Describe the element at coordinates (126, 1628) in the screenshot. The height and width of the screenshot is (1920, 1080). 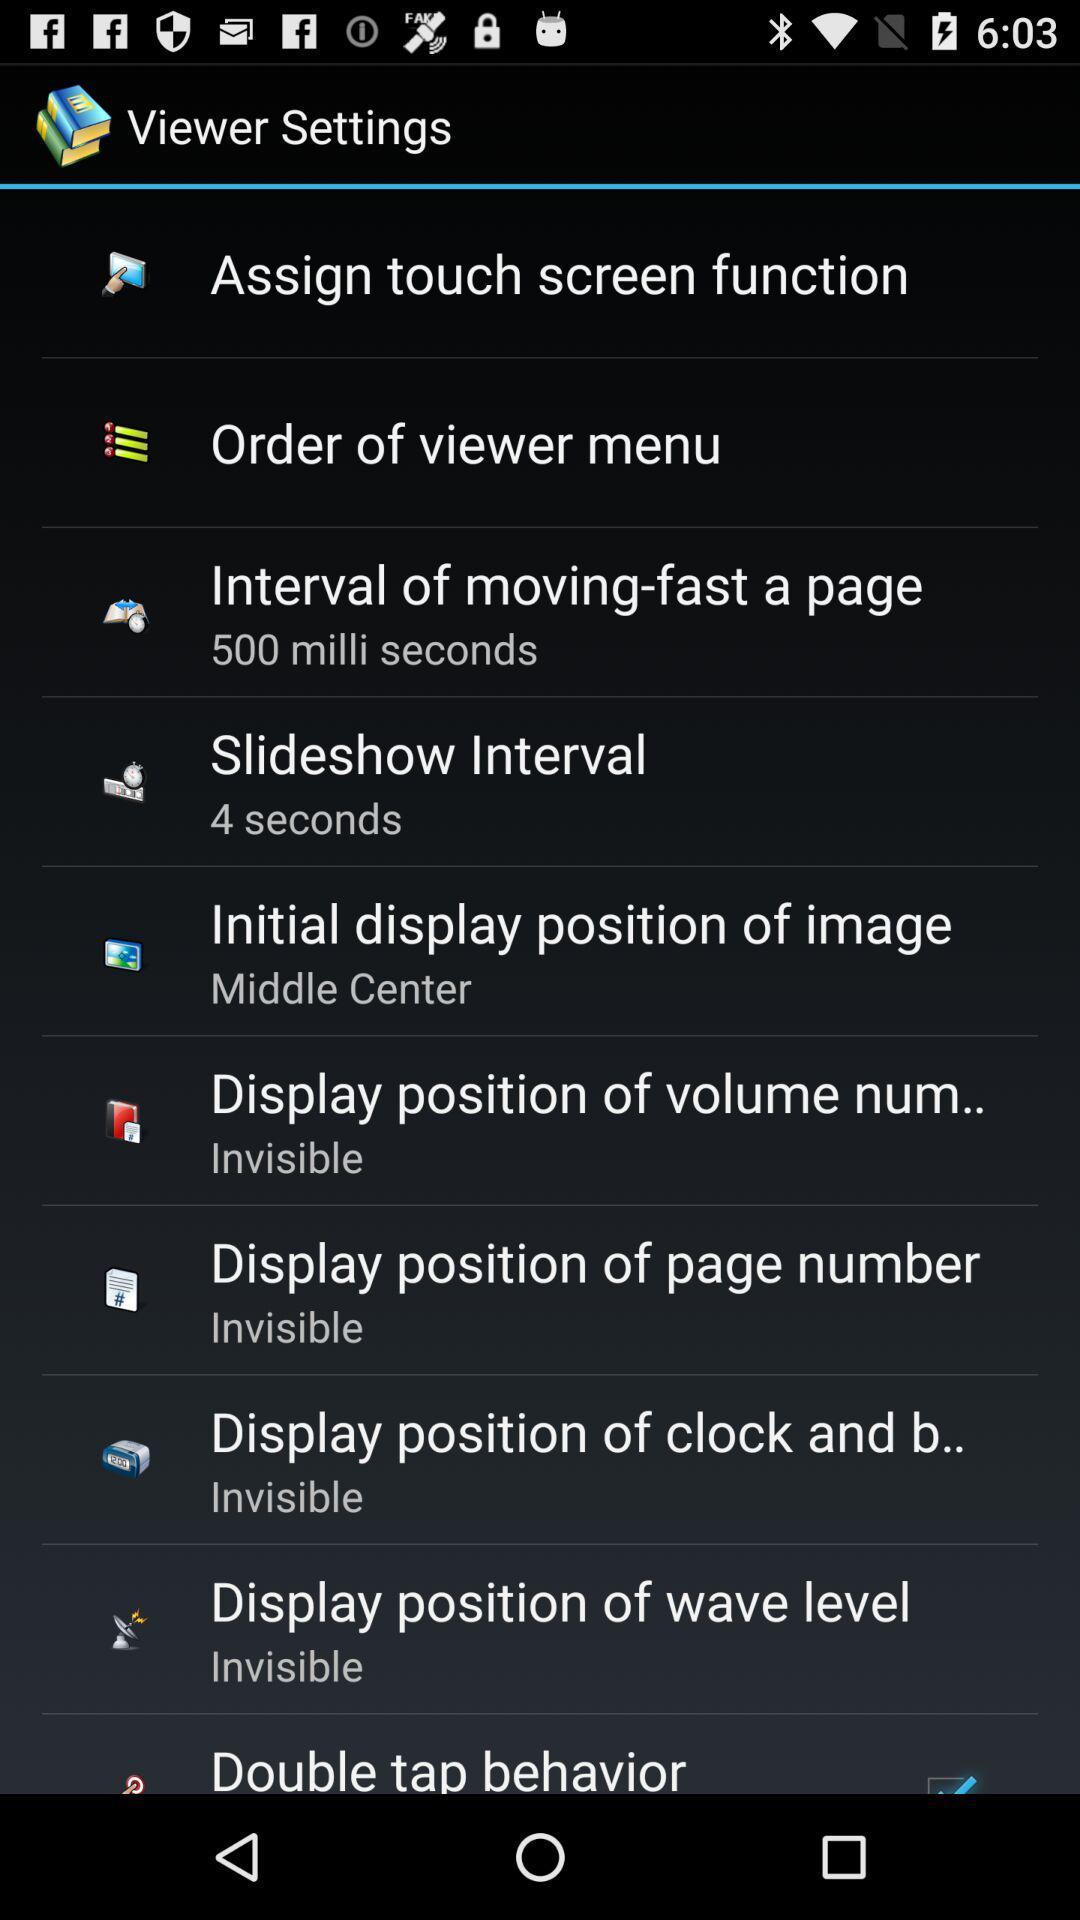
I see `icon in second option from bottom` at that location.